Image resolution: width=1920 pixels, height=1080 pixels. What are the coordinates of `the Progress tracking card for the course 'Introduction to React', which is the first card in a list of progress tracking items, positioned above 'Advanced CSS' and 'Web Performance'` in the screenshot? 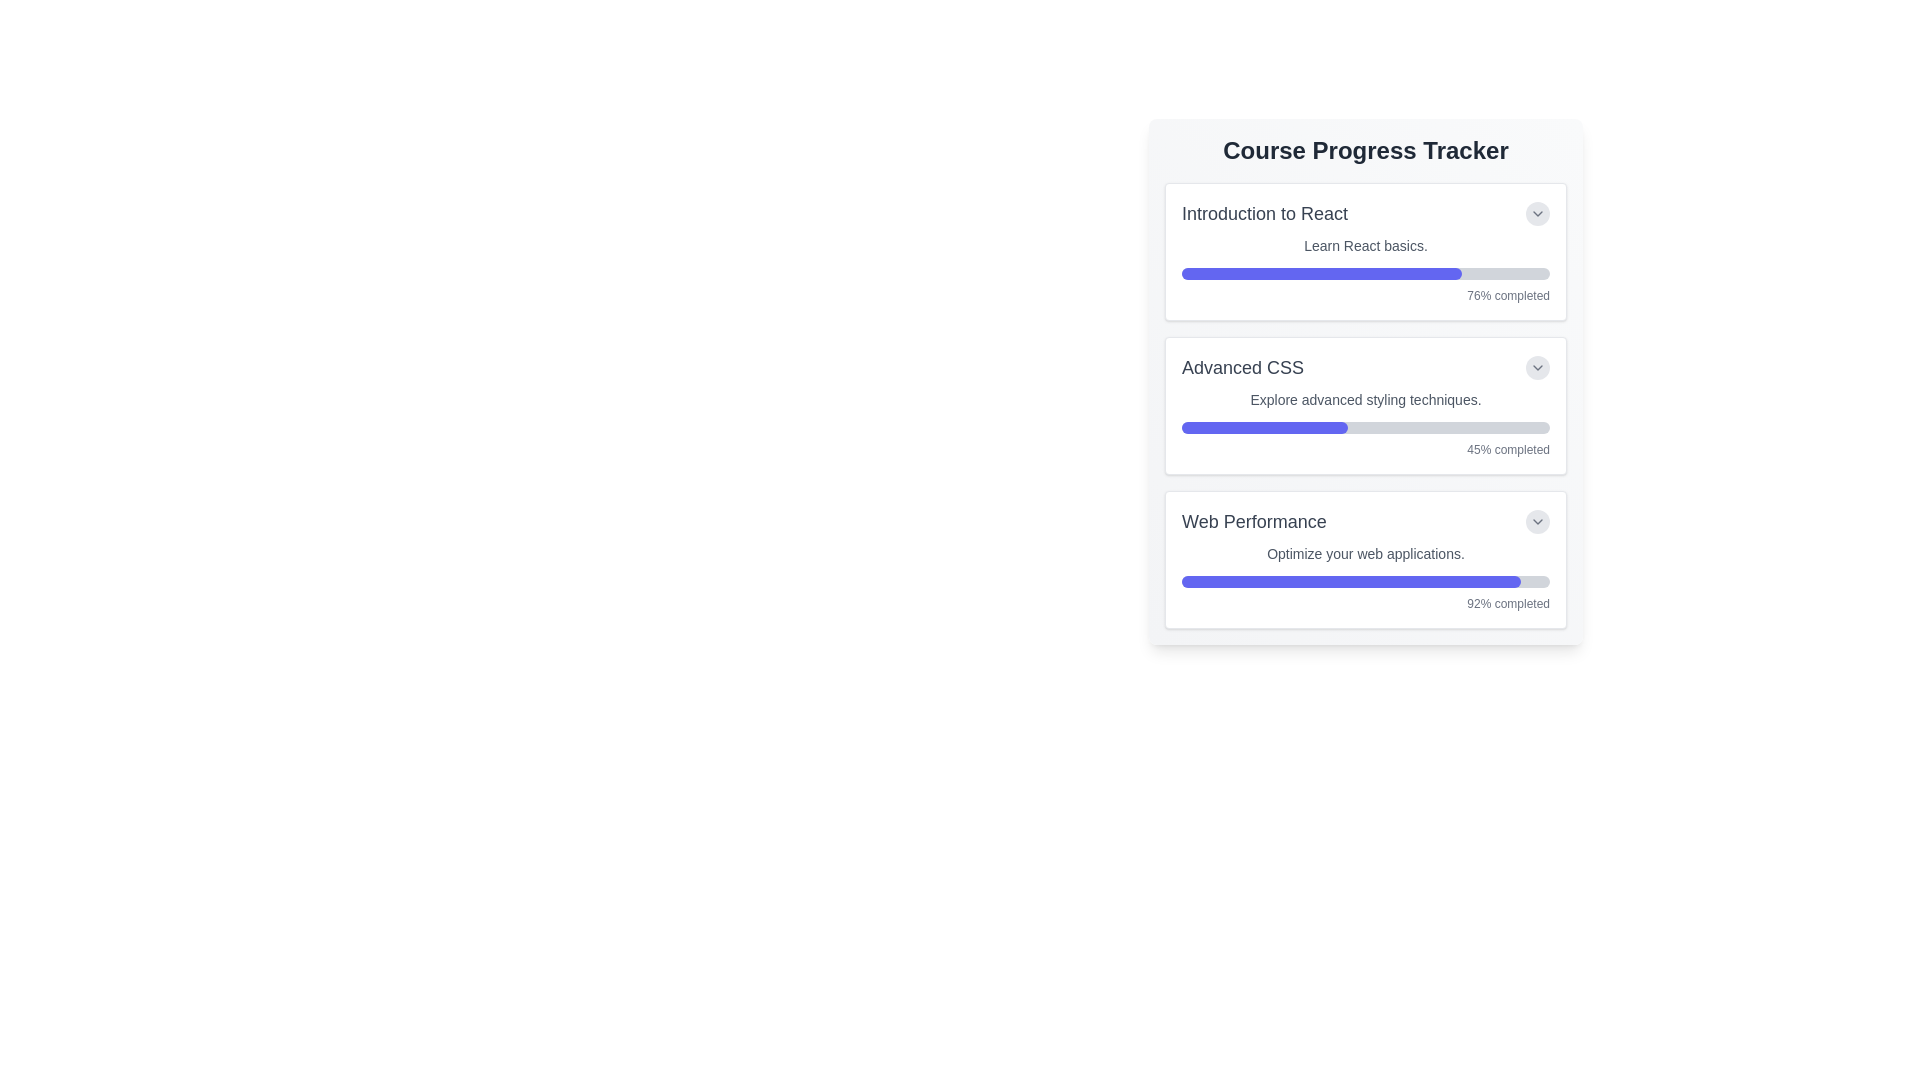 It's located at (1365, 250).